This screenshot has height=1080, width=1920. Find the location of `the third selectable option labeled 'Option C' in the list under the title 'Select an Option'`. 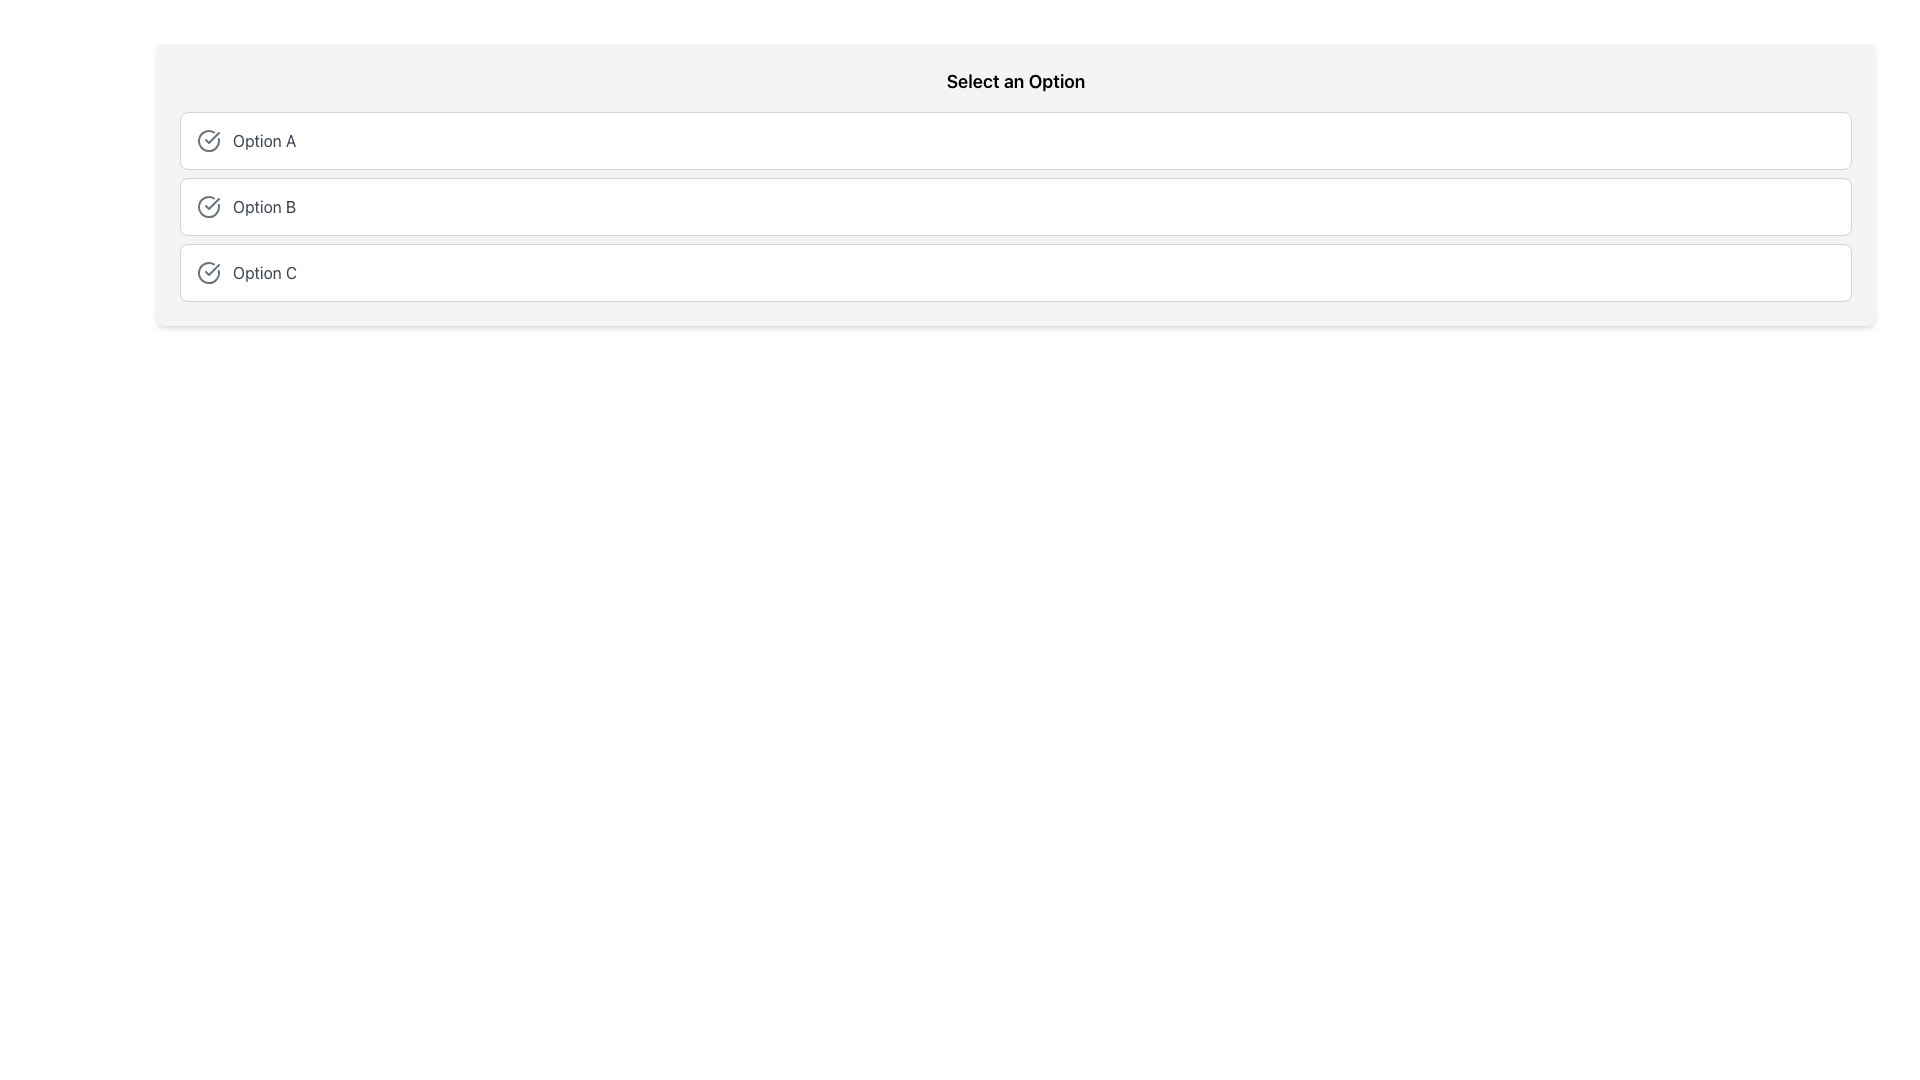

the third selectable option labeled 'Option C' in the list under the title 'Select an Option' is located at coordinates (1016, 273).